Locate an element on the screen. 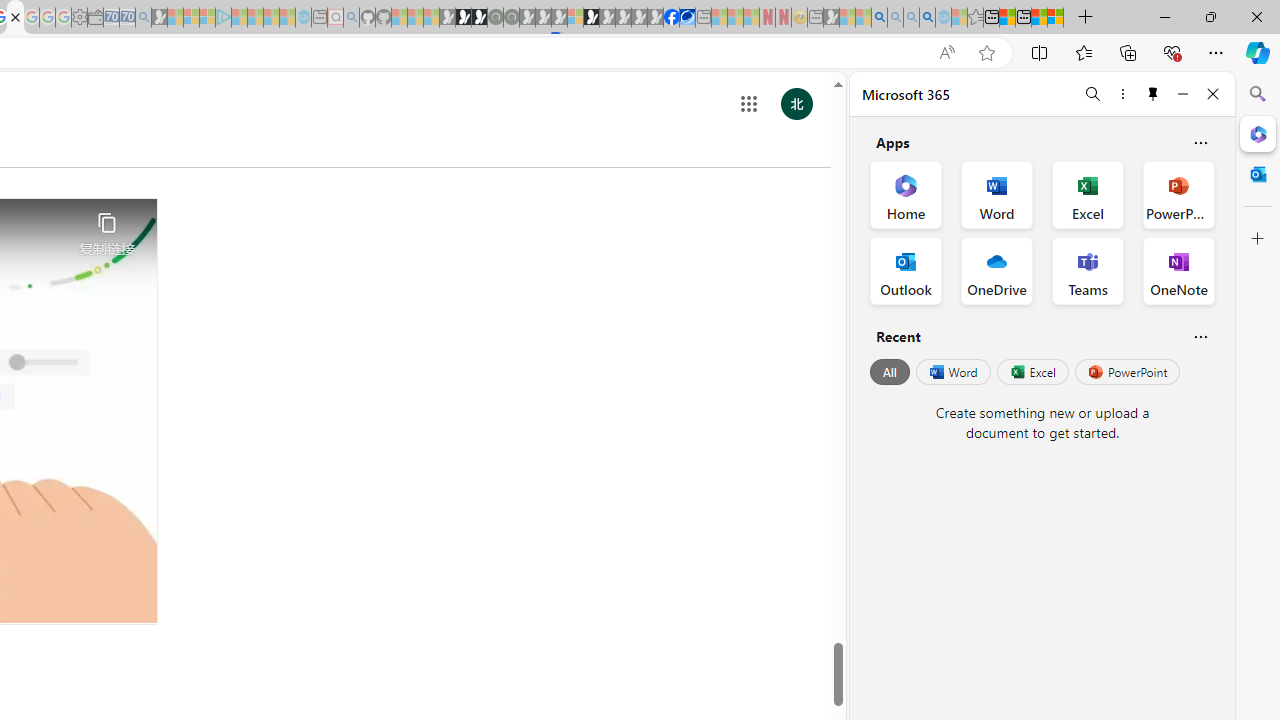 This screenshot has height=720, width=1280. 'Excel Office App' is located at coordinates (1087, 195).